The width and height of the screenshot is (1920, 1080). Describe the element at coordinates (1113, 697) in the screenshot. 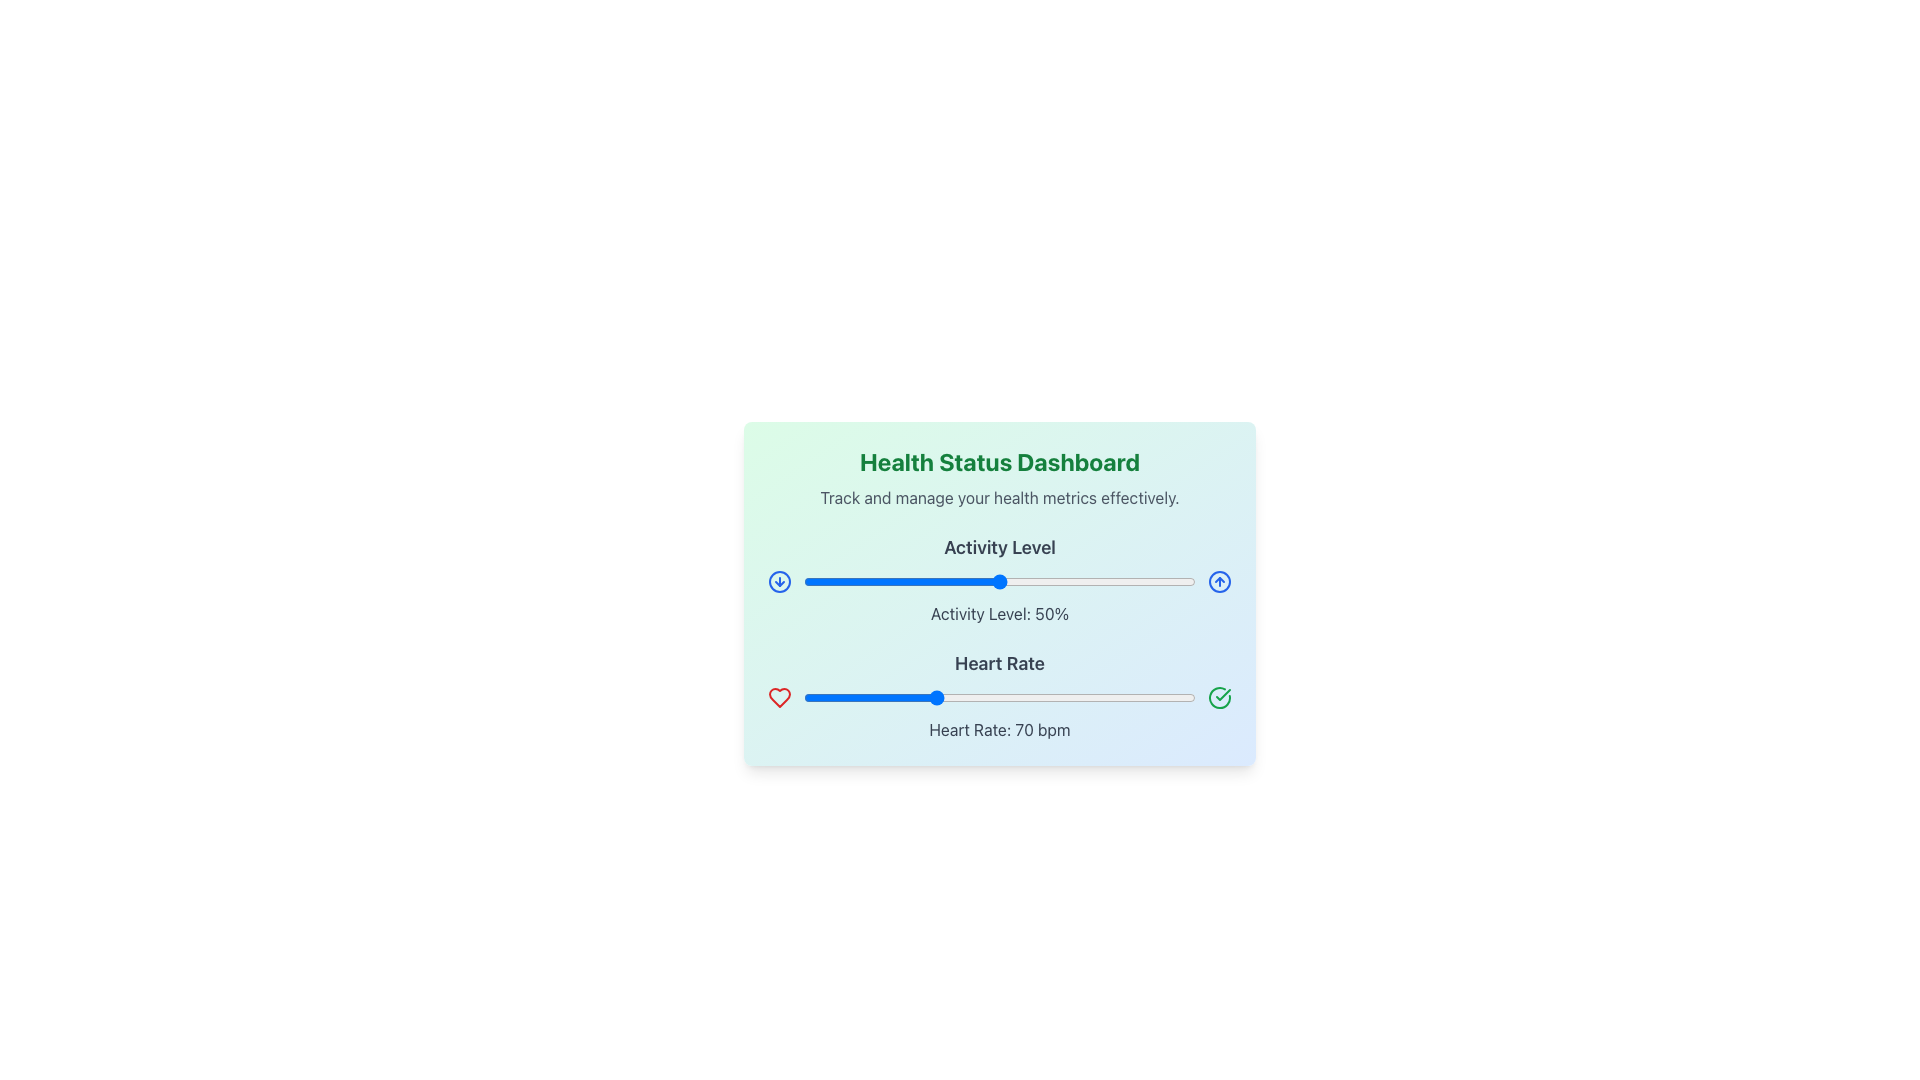

I see `heart rate` at that location.